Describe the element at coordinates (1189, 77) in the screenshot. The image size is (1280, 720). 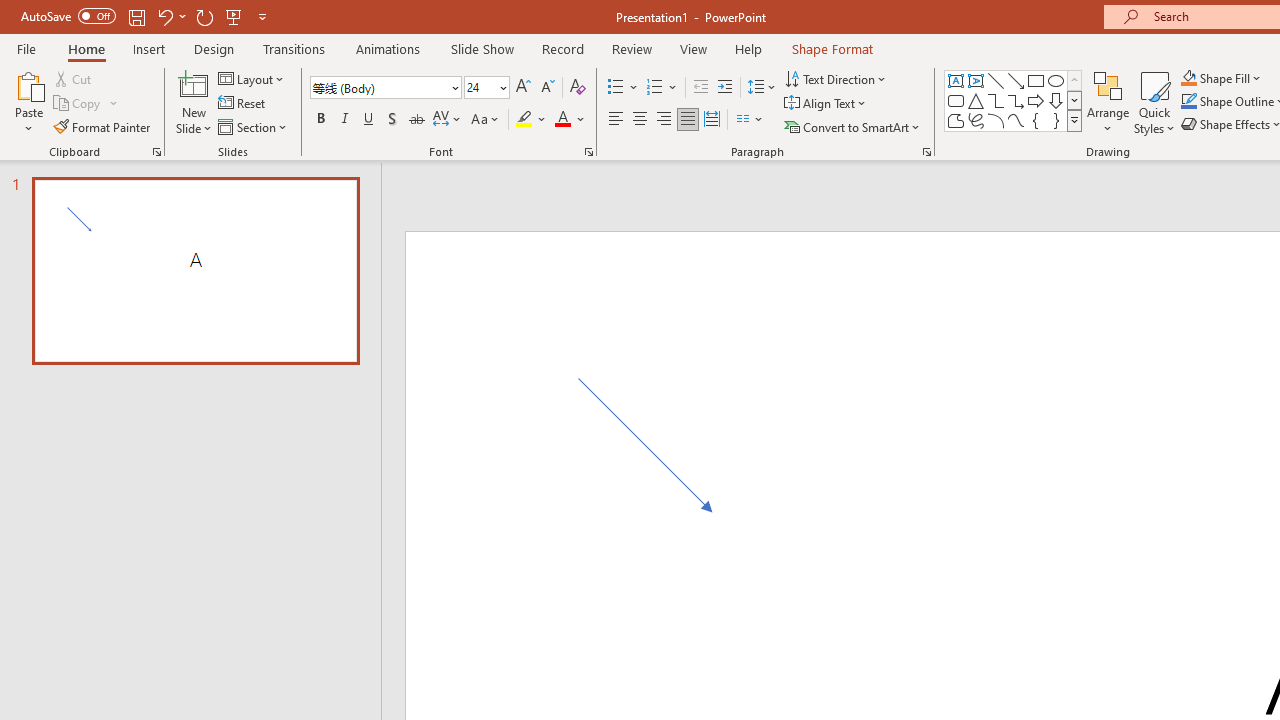
I see `'Shape Fill Orange, Accent 2'` at that location.